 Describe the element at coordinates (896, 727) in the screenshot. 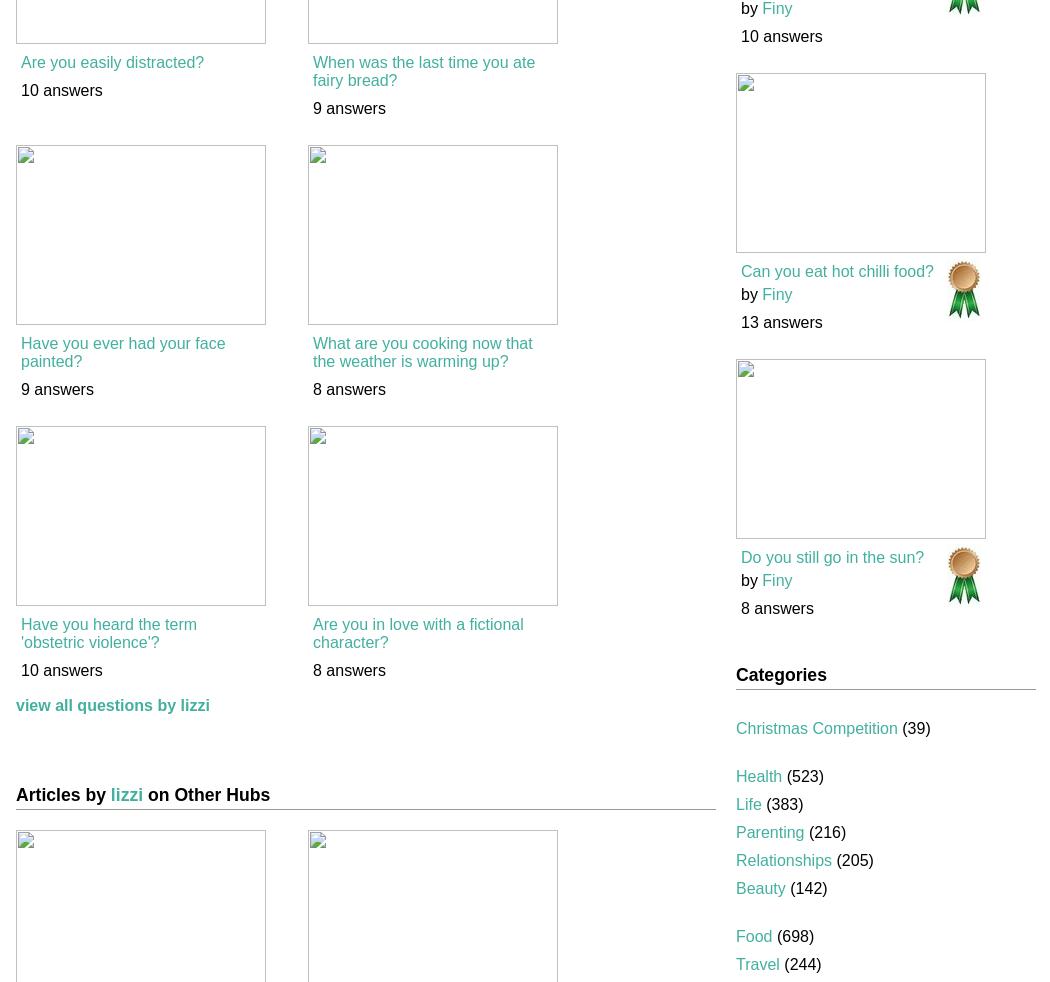

I see `'(39)'` at that location.